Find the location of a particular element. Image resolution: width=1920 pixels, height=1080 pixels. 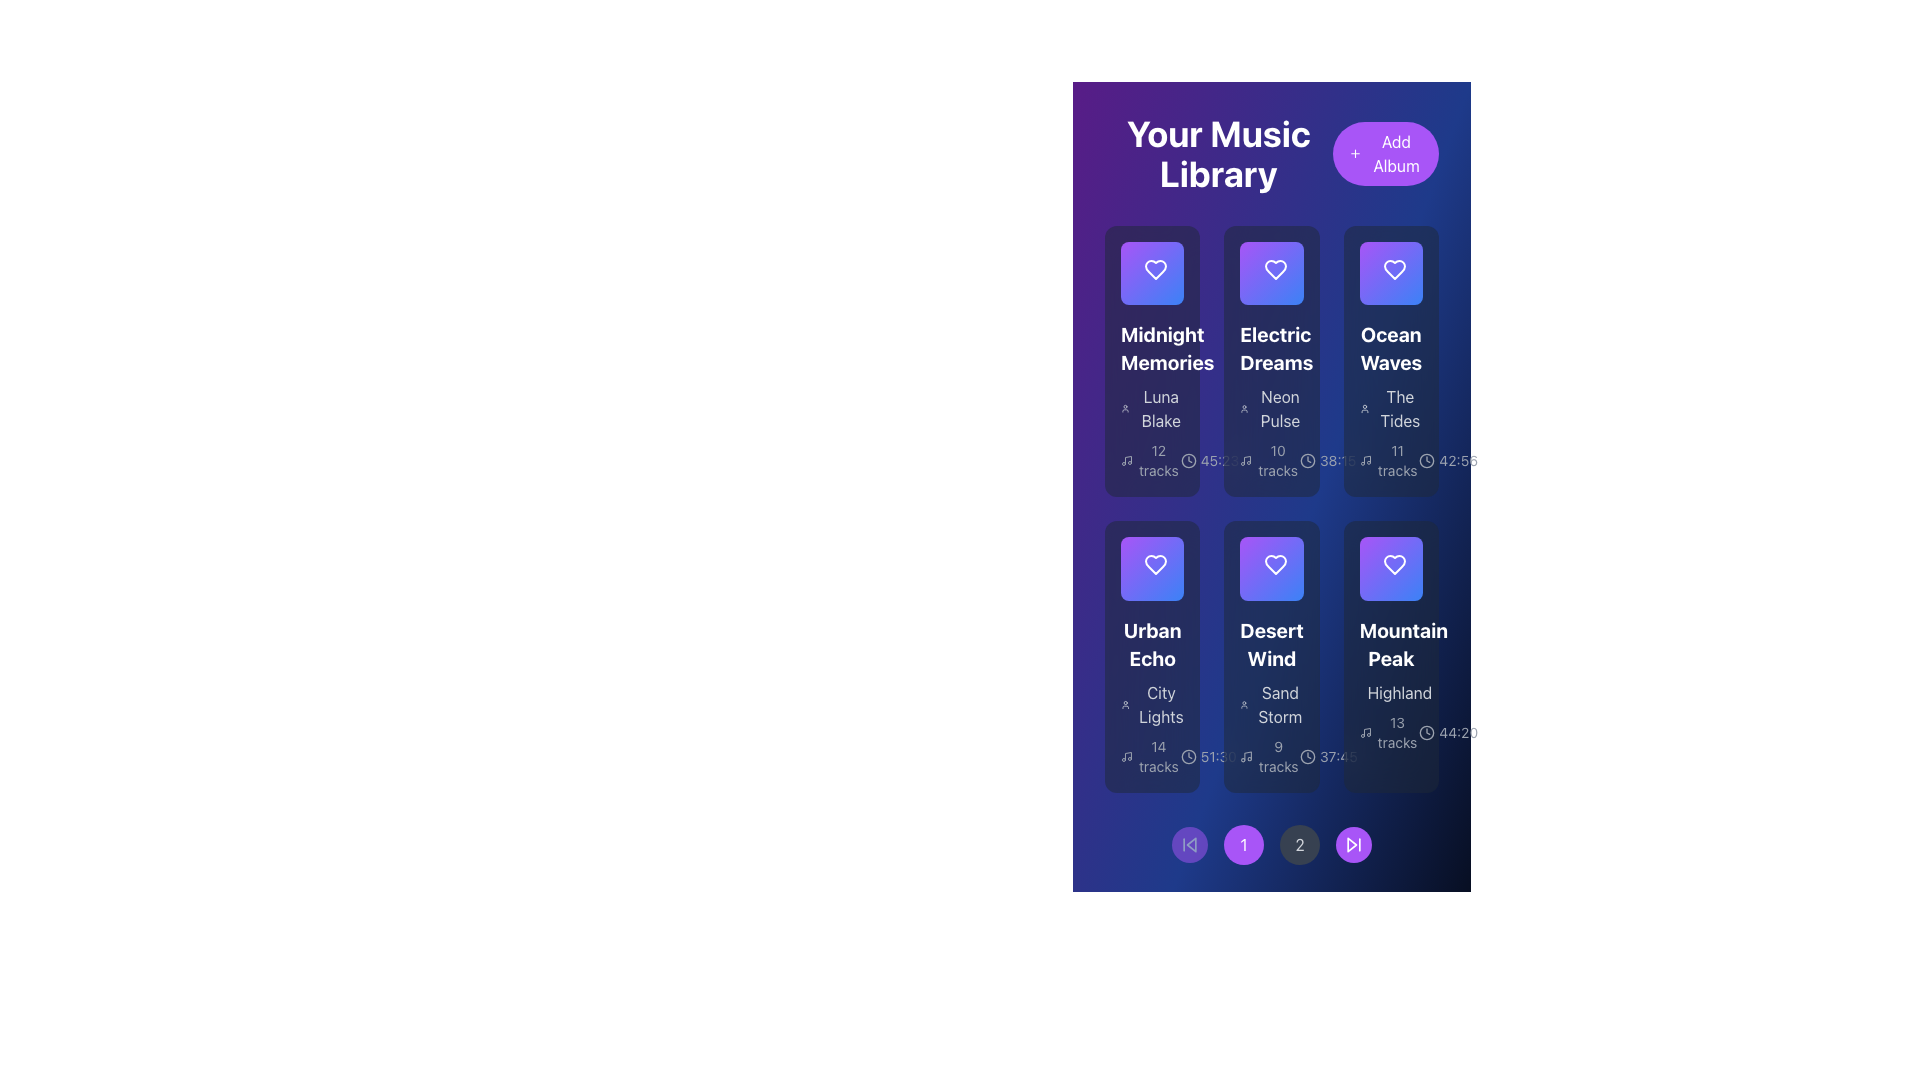

the Label displaying '13 tracks' with a music icon, located within the 'Mountain Peak' album card at the bottom right corner of the visible grid is located at coordinates (1388, 732).